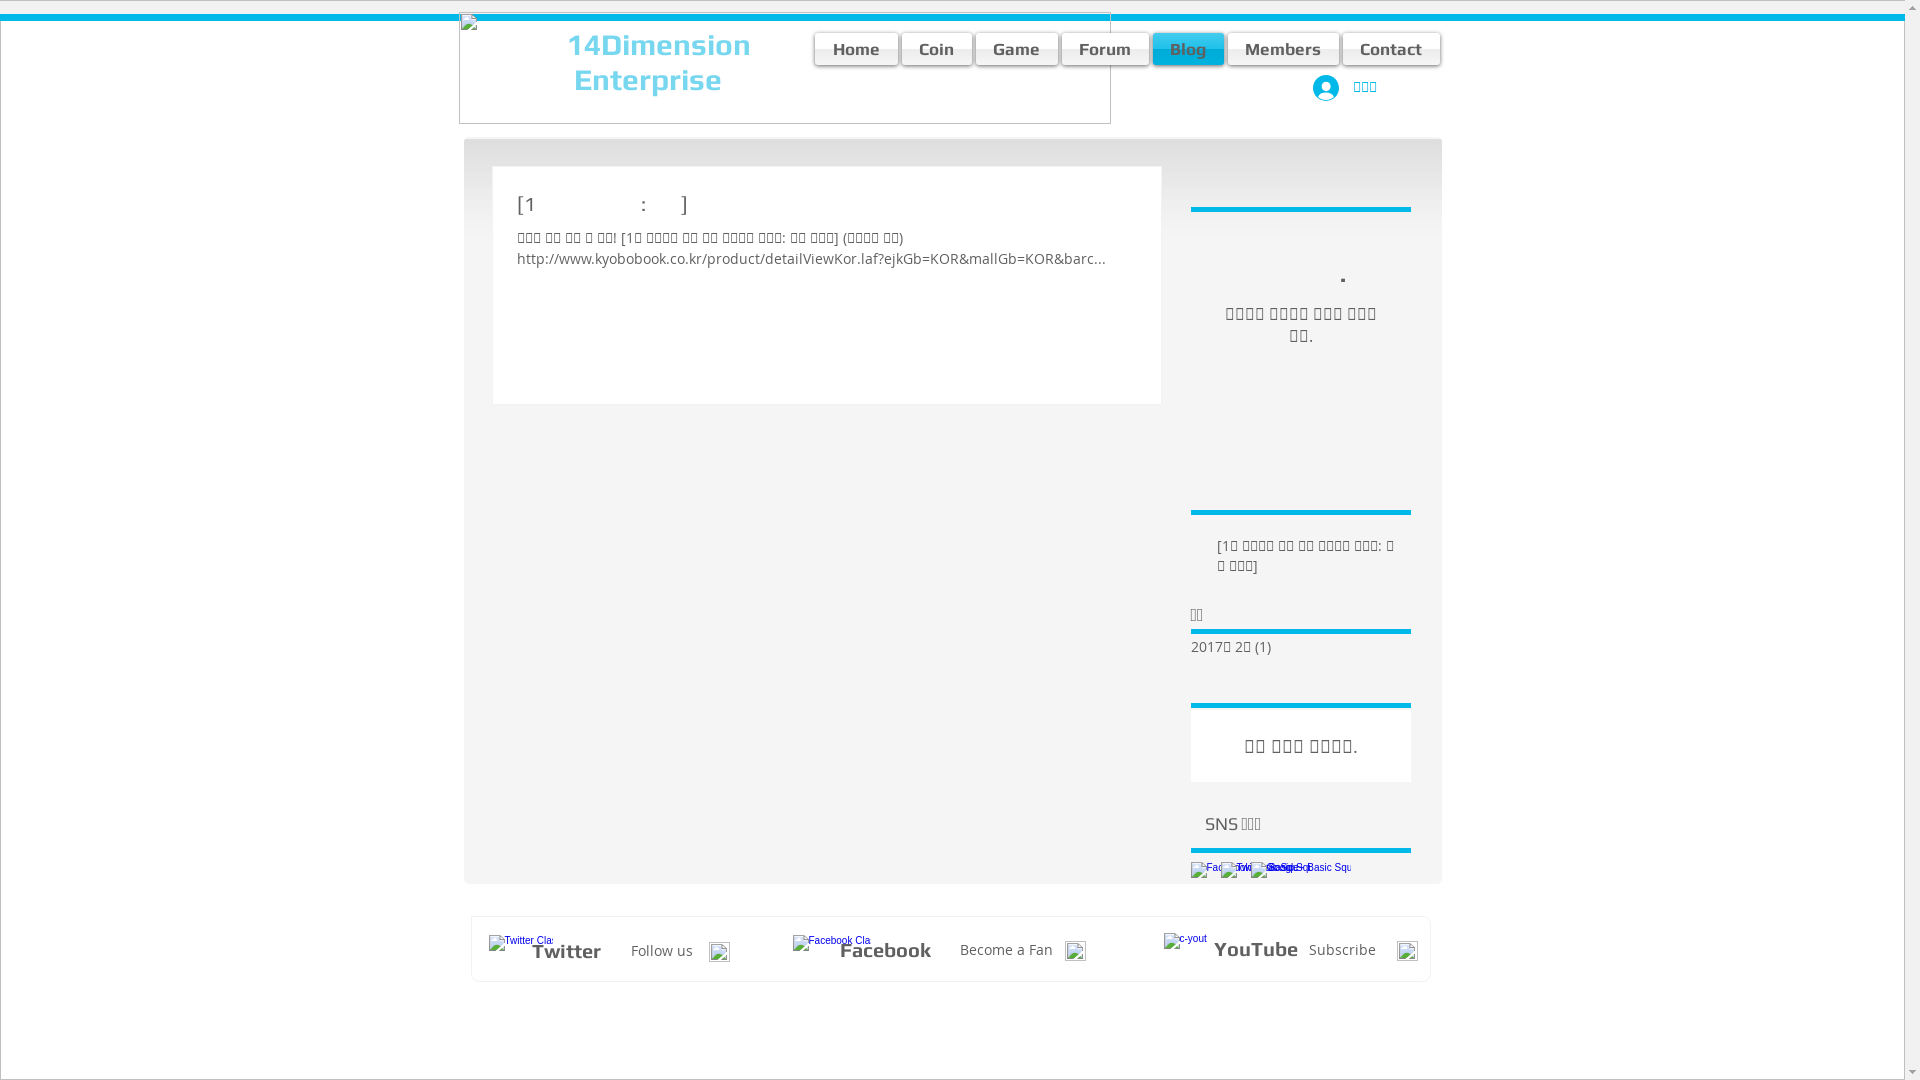  I want to click on 'Home', so click(856, 48).